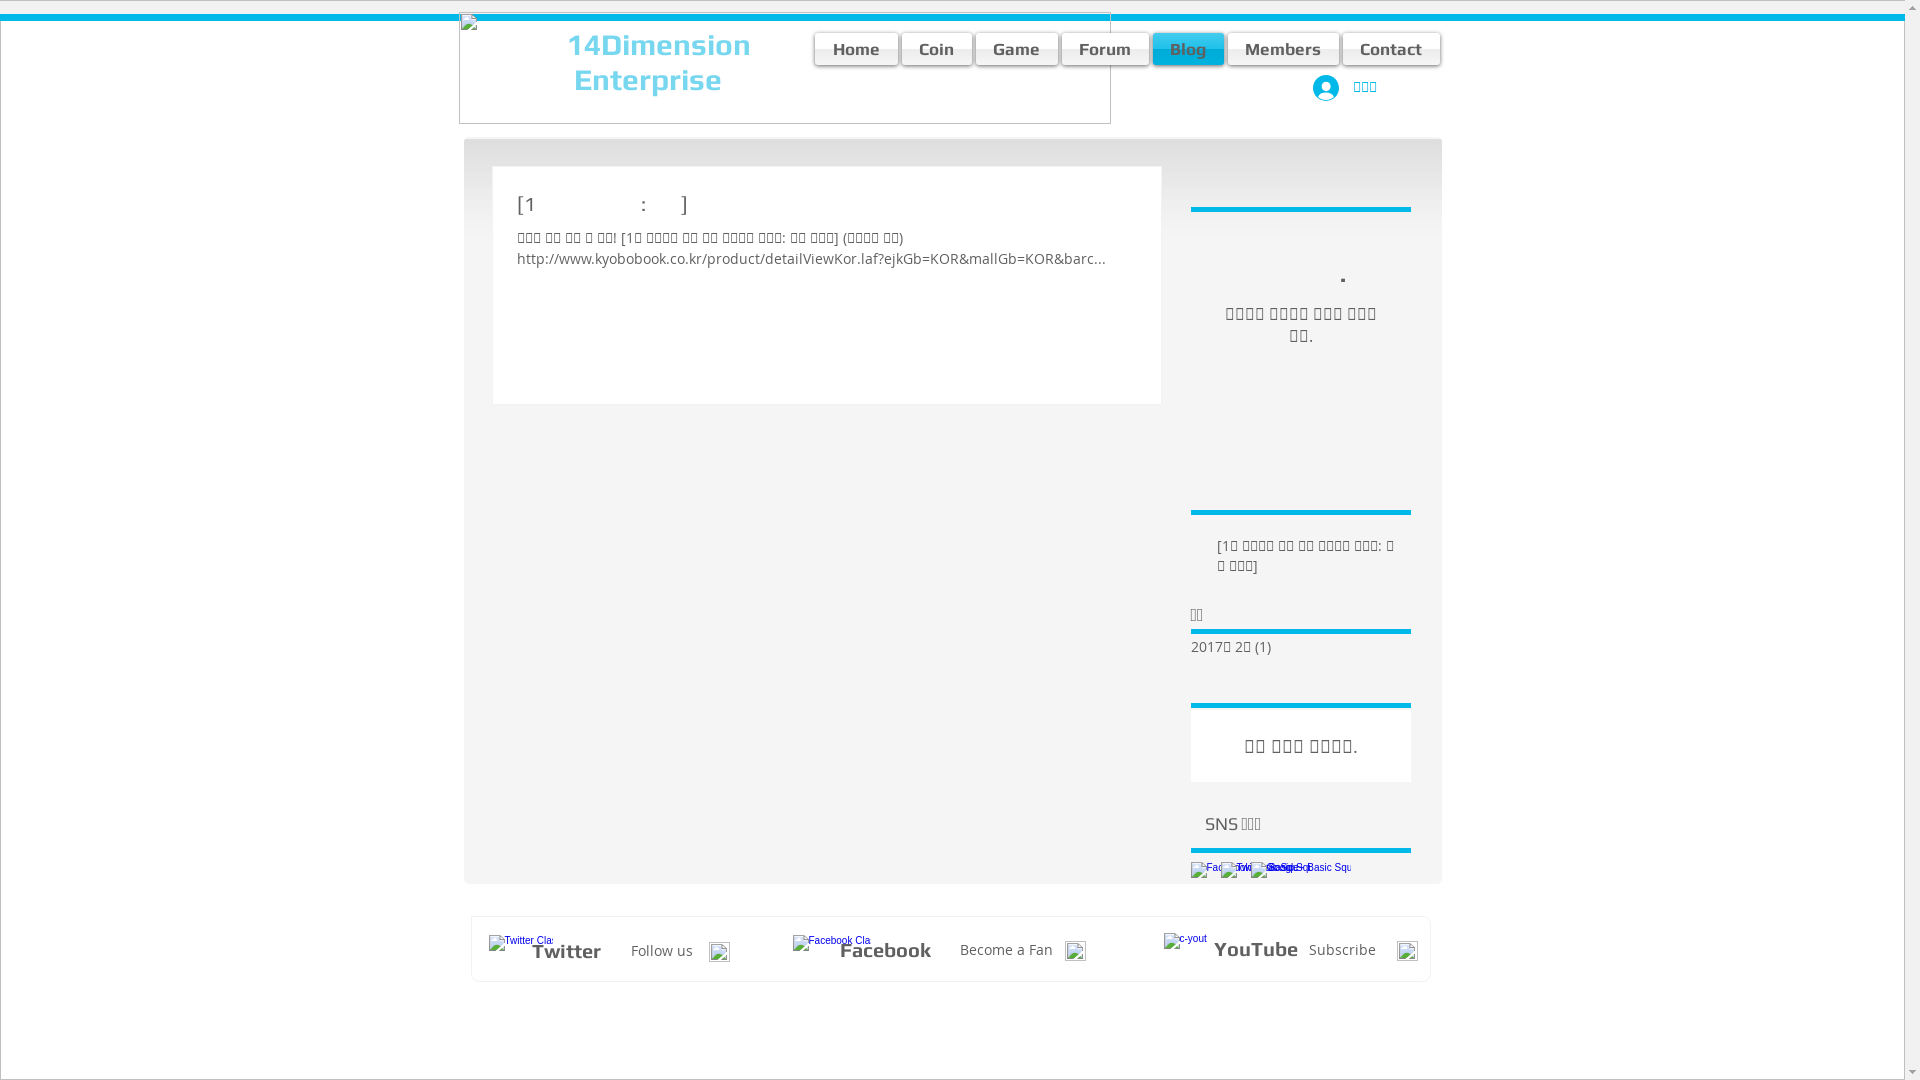  I want to click on 'Home', so click(856, 48).